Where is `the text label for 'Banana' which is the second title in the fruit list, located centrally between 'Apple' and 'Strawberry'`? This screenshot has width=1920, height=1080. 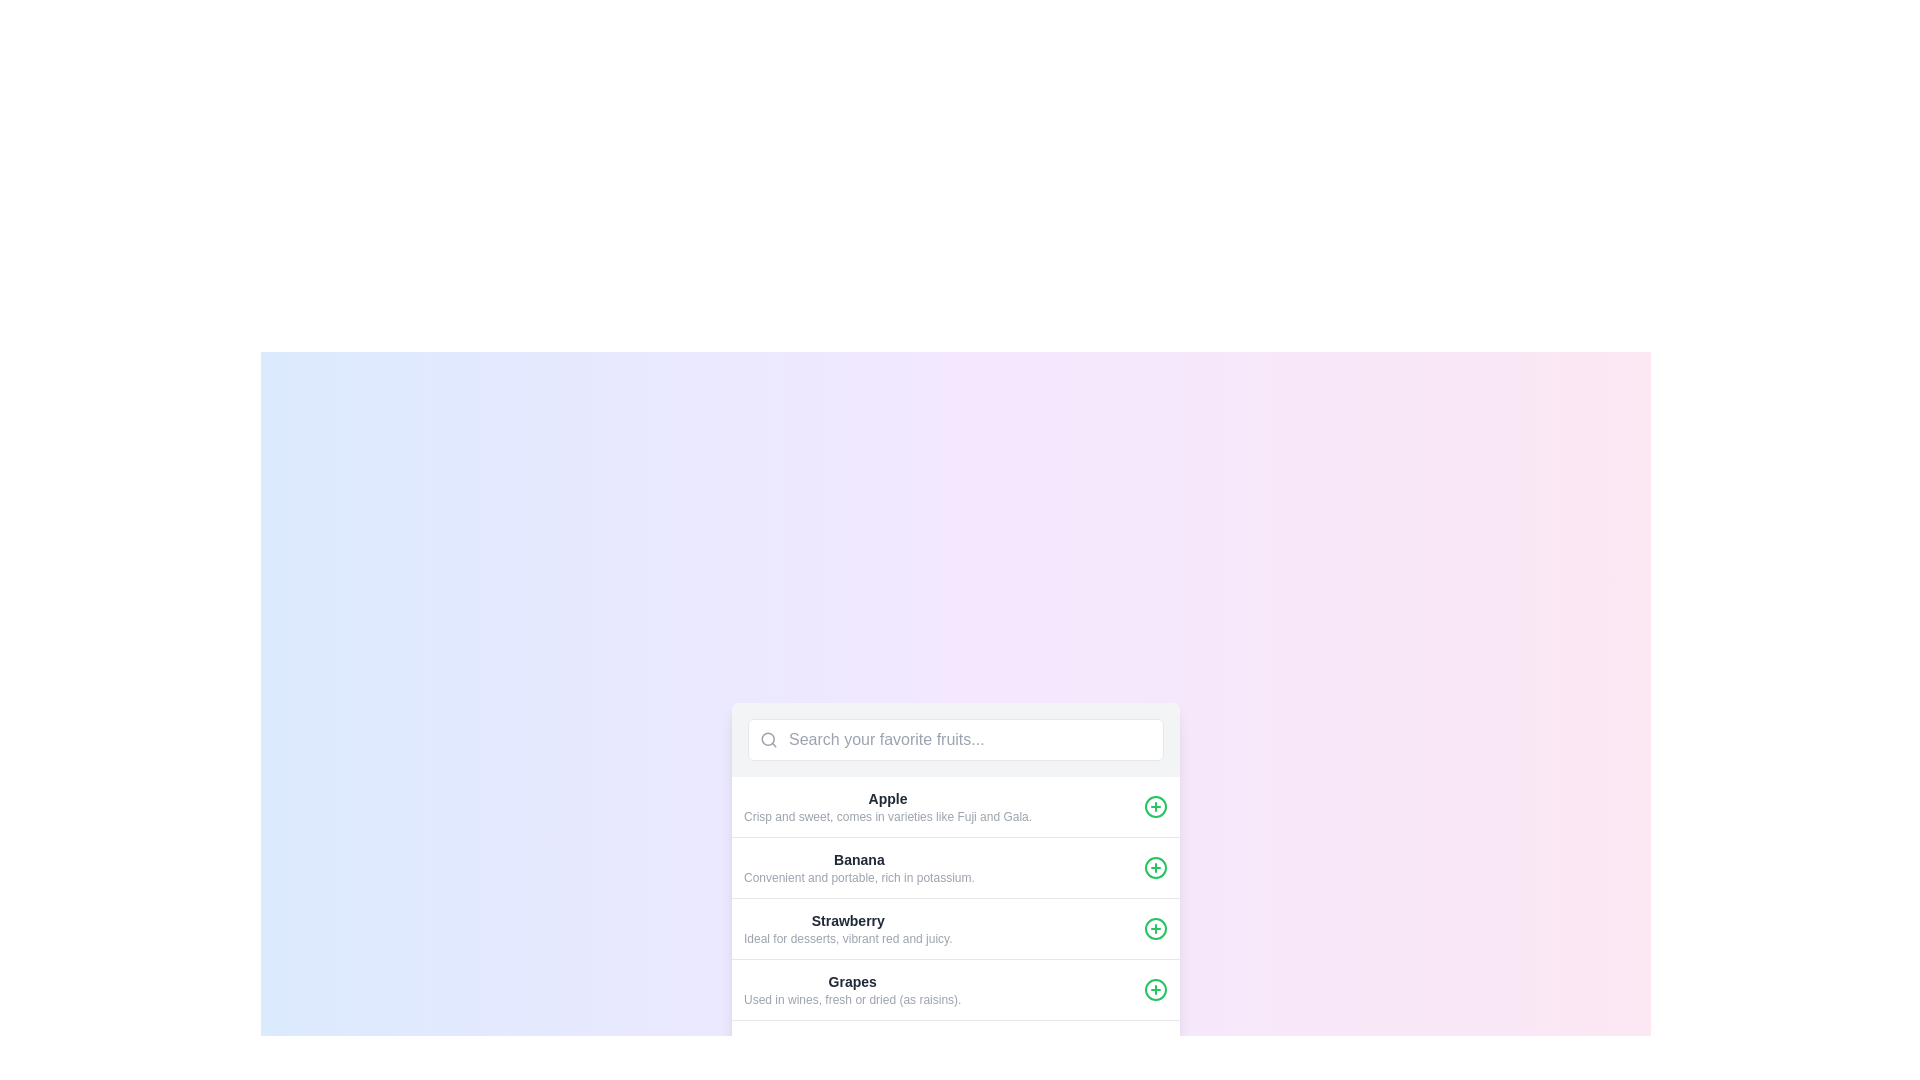
the text label for 'Banana' which is the second title in the fruit list, located centrally between 'Apple' and 'Strawberry' is located at coordinates (859, 859).